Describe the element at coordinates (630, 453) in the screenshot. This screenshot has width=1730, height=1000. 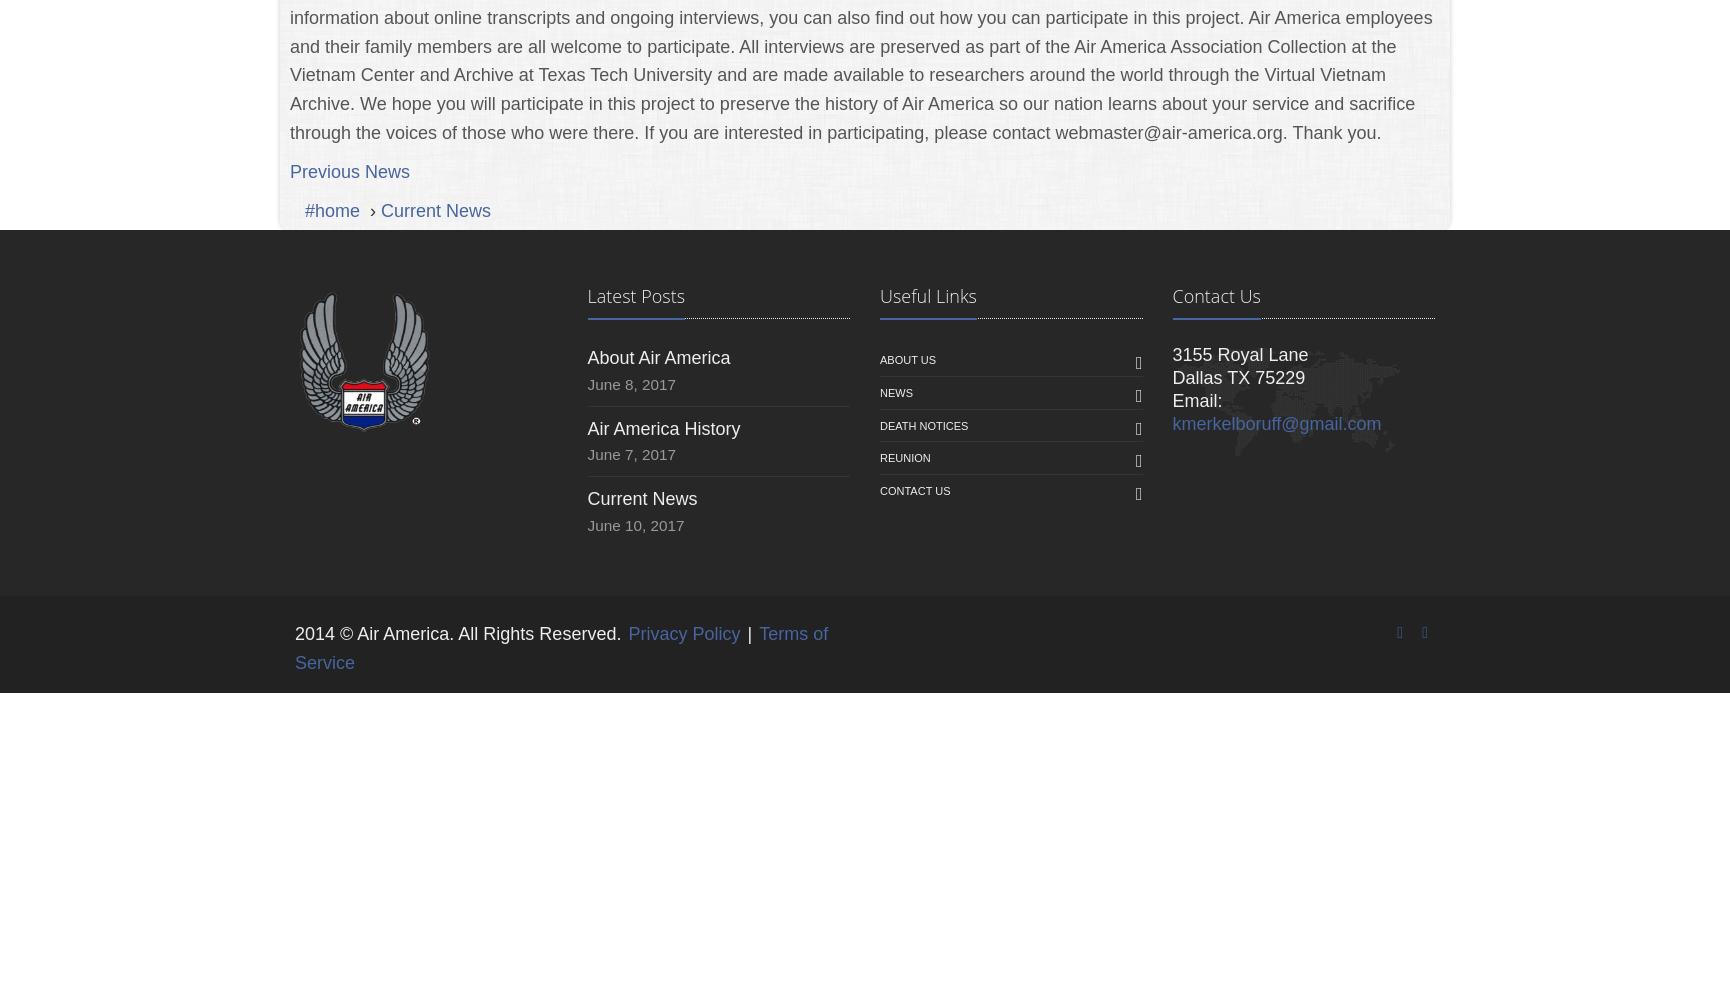
I see `'June 7, 2017'` at that location.